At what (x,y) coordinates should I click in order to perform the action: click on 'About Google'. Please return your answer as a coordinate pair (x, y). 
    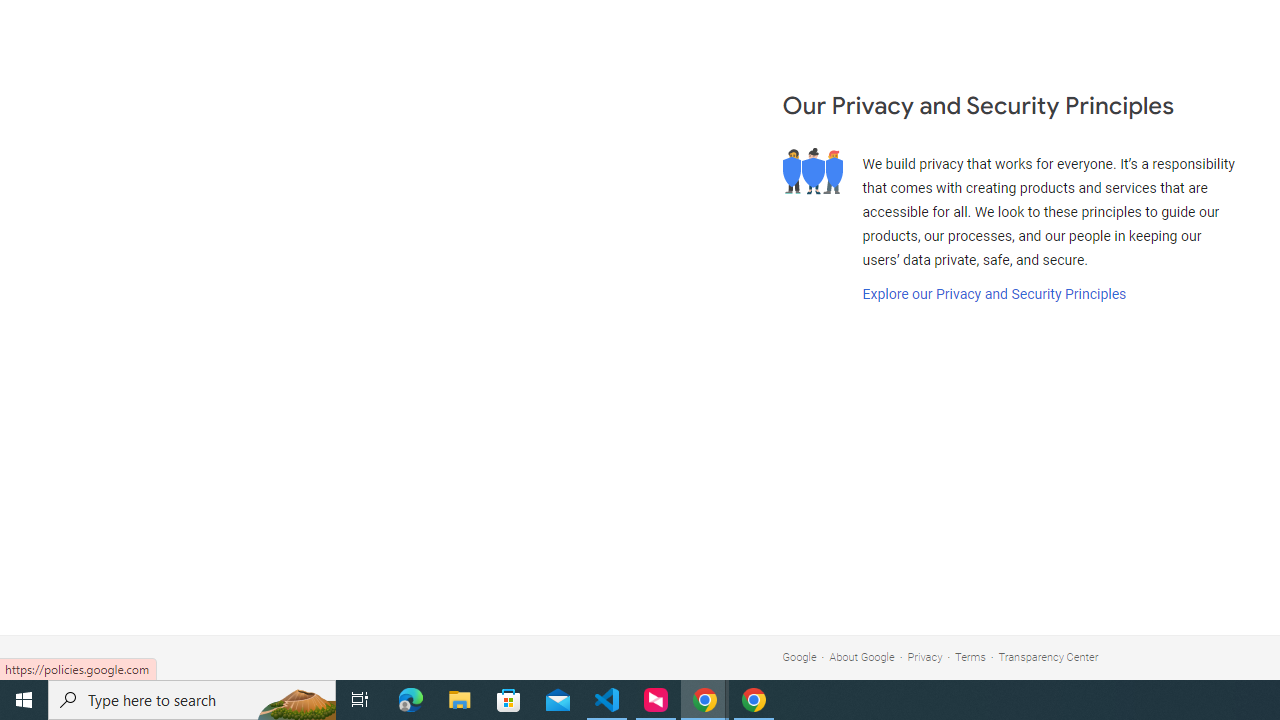
    Looking at the image, I should click on (862, 657).